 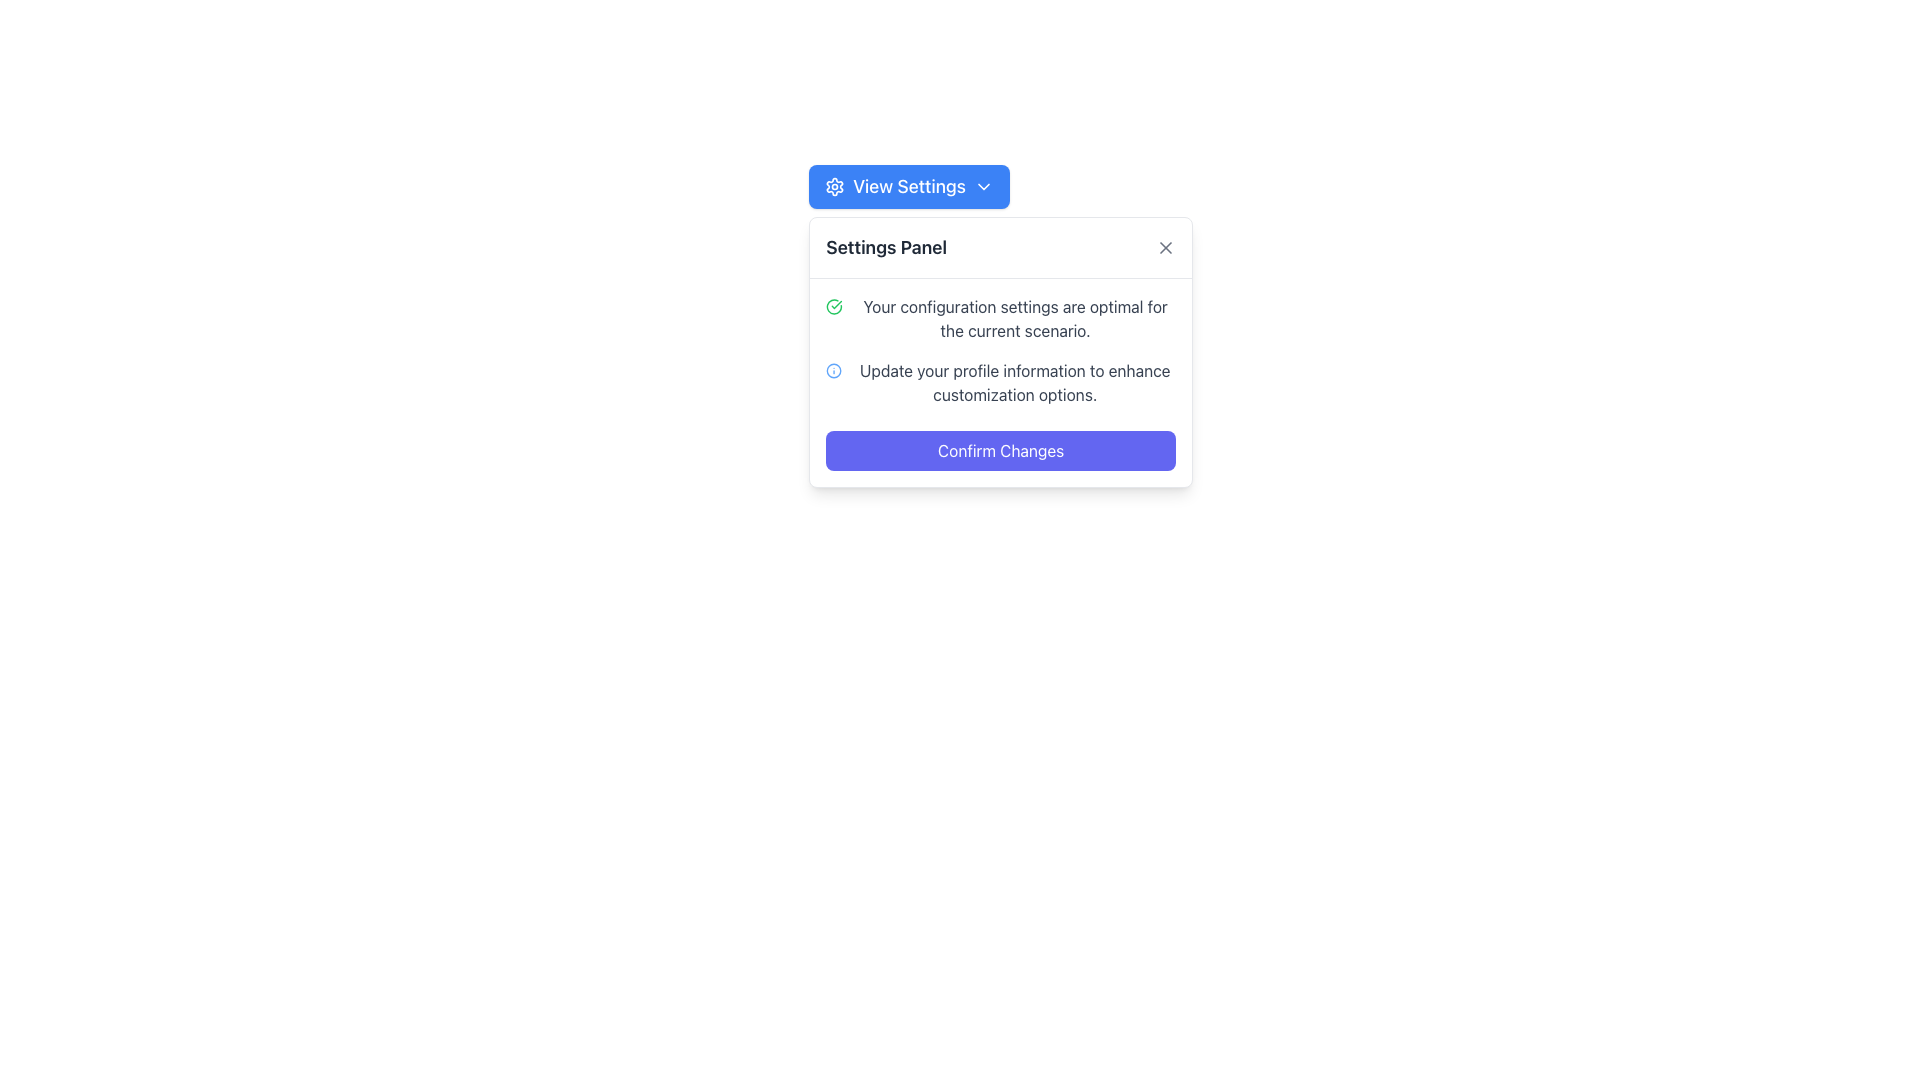 I want to click on the gear-like icon located to the left of the 'View Settings' button, so click(x=835, y=186).